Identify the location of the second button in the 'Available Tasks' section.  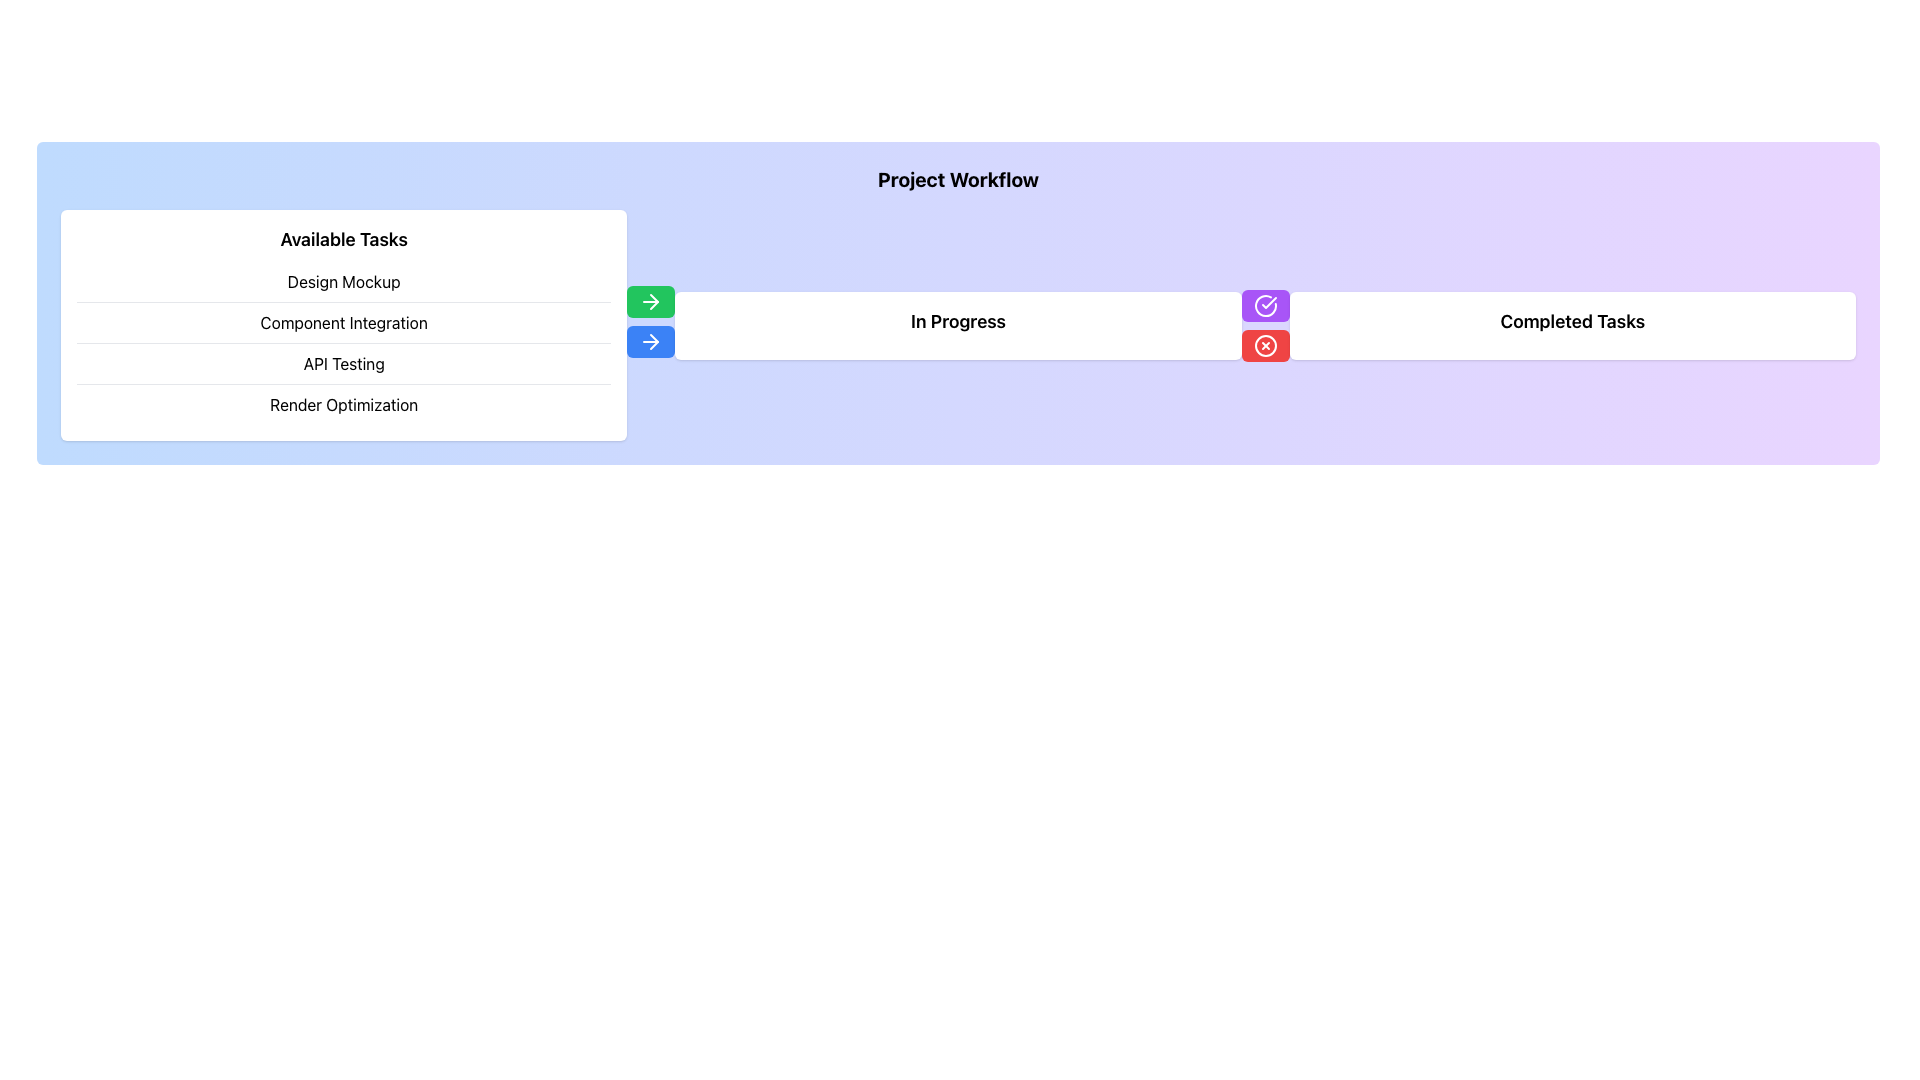
(651, 340).